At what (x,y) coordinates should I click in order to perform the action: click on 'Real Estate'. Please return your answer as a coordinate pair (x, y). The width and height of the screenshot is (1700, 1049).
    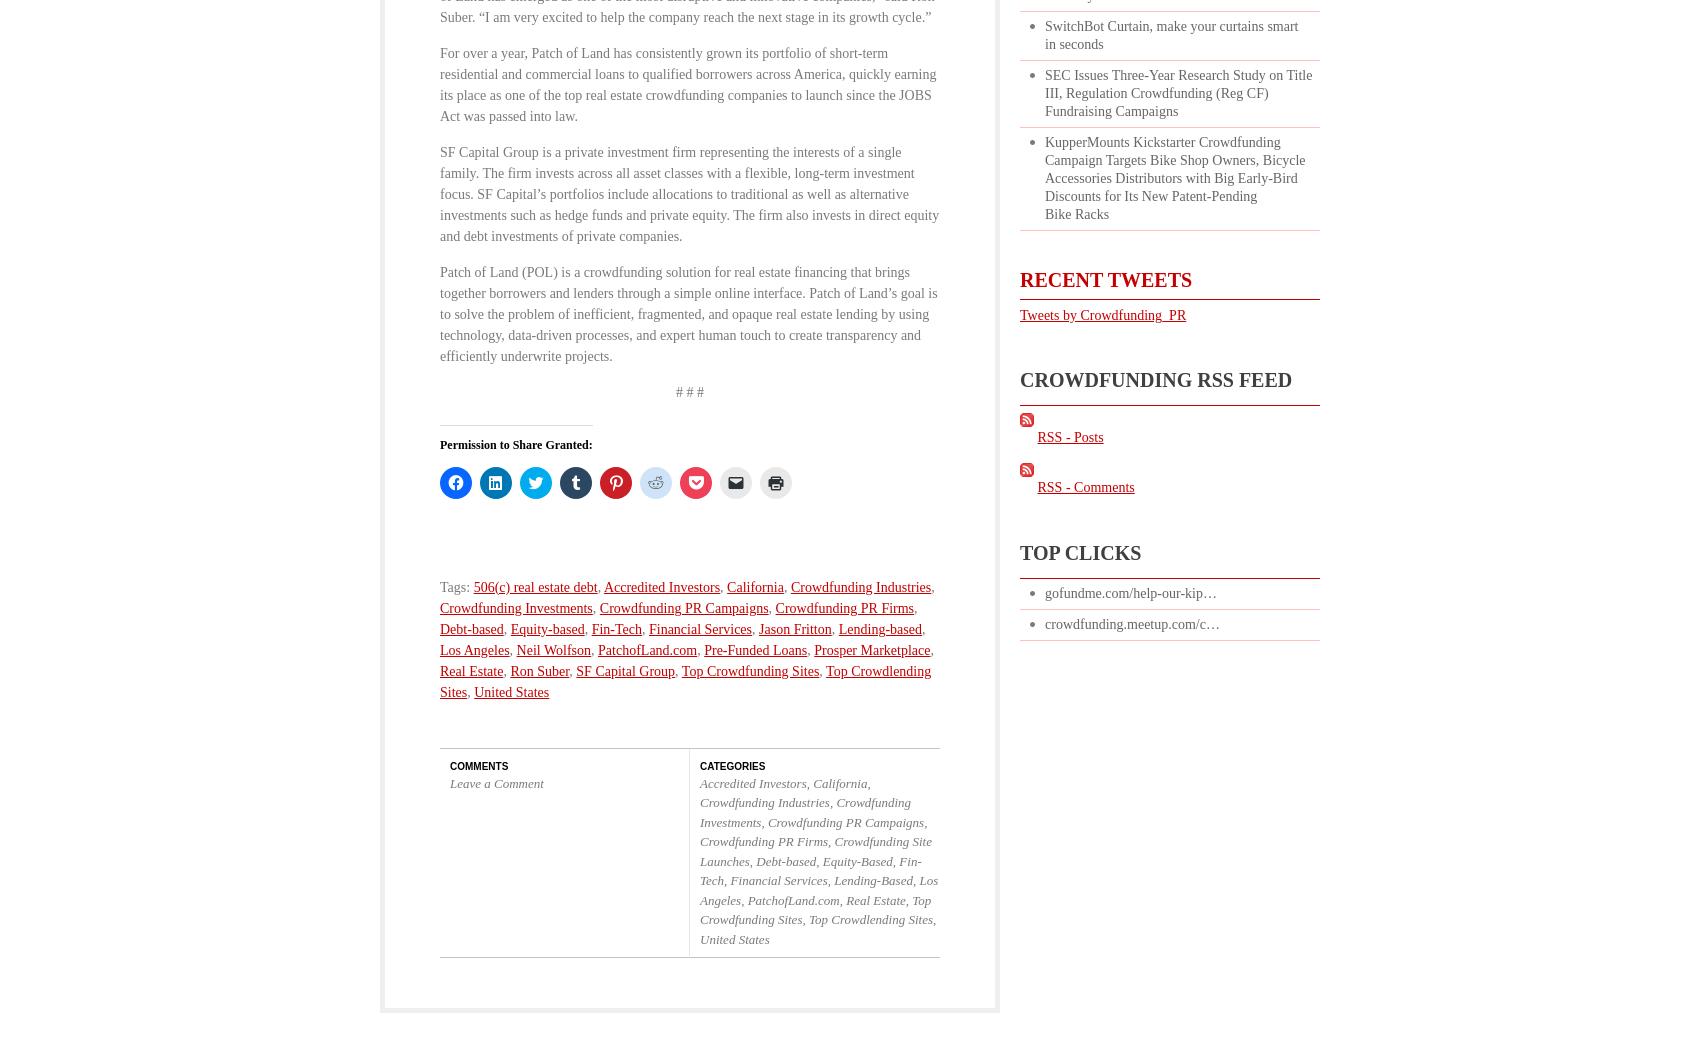
    Looking at the image, I should click on (471, 669).